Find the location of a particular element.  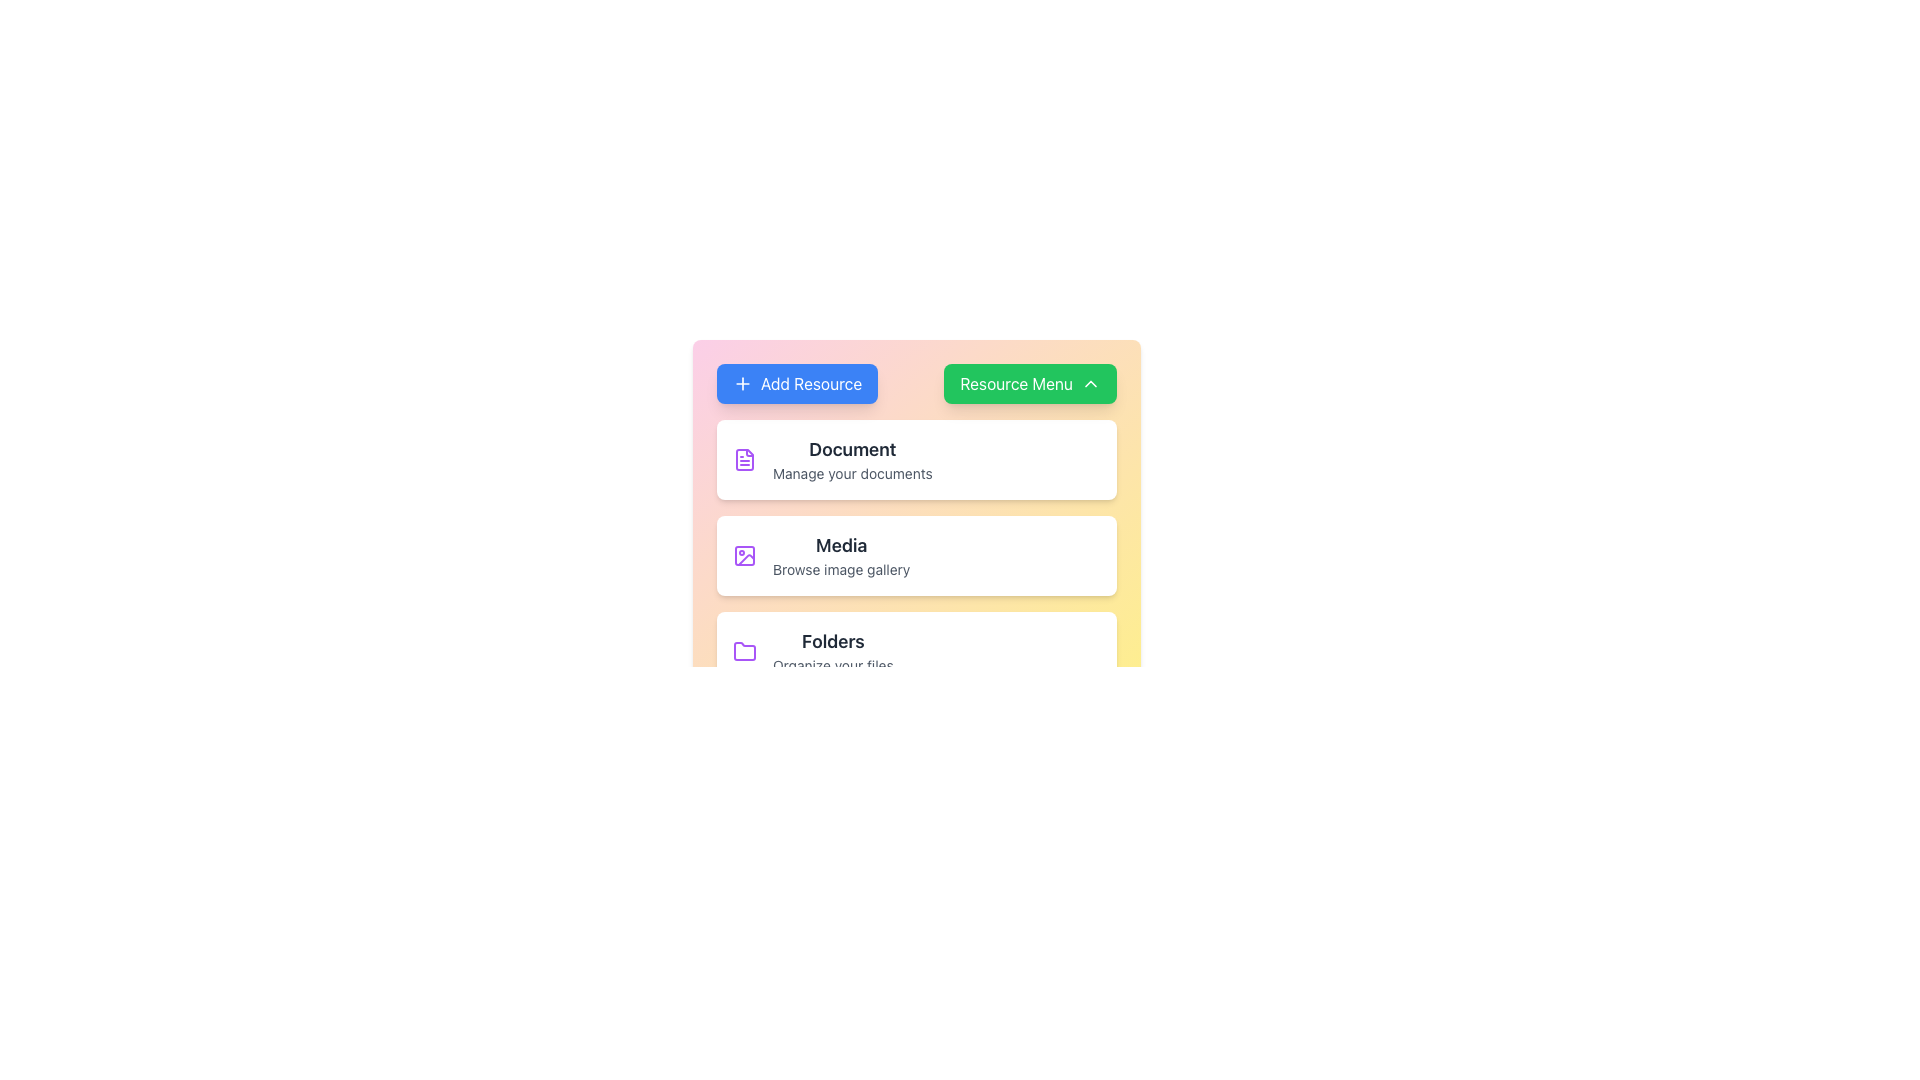

the media icon located to the left of the 'Media' heading and its description 'Browse image gallery' within the card titled 'Media' is located at coordinates (743, 555).